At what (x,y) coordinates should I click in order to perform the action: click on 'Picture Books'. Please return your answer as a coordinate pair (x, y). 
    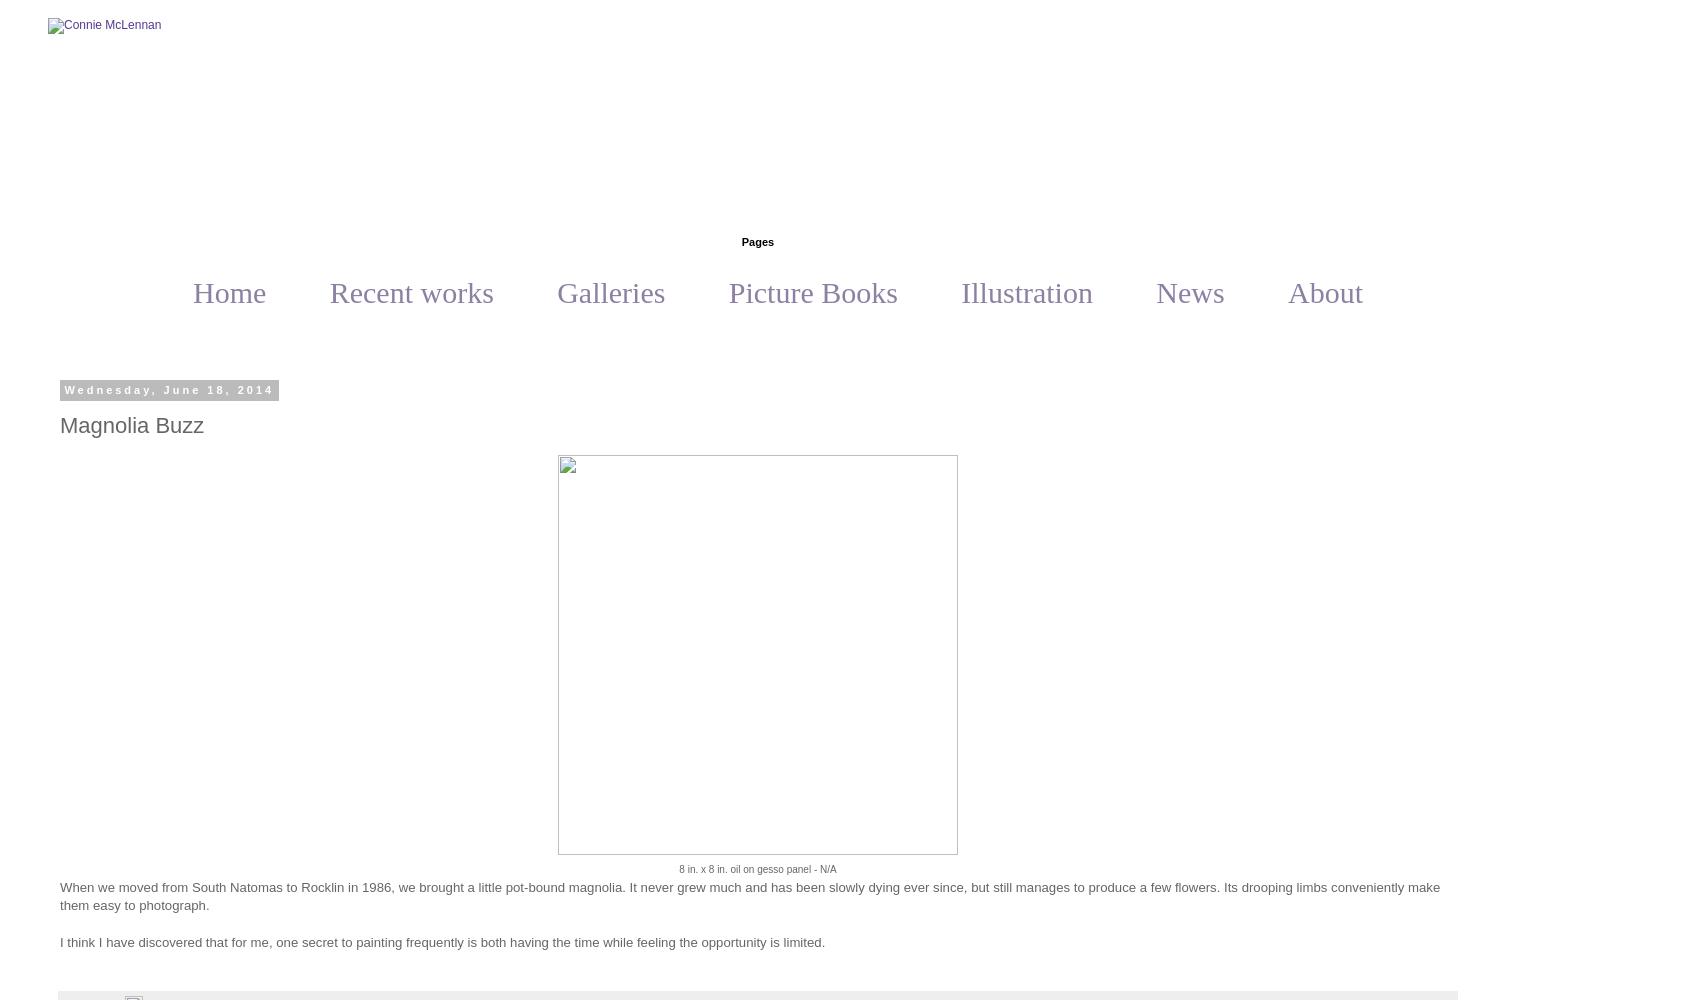
    Looking at the image, I should click on (812, 292).